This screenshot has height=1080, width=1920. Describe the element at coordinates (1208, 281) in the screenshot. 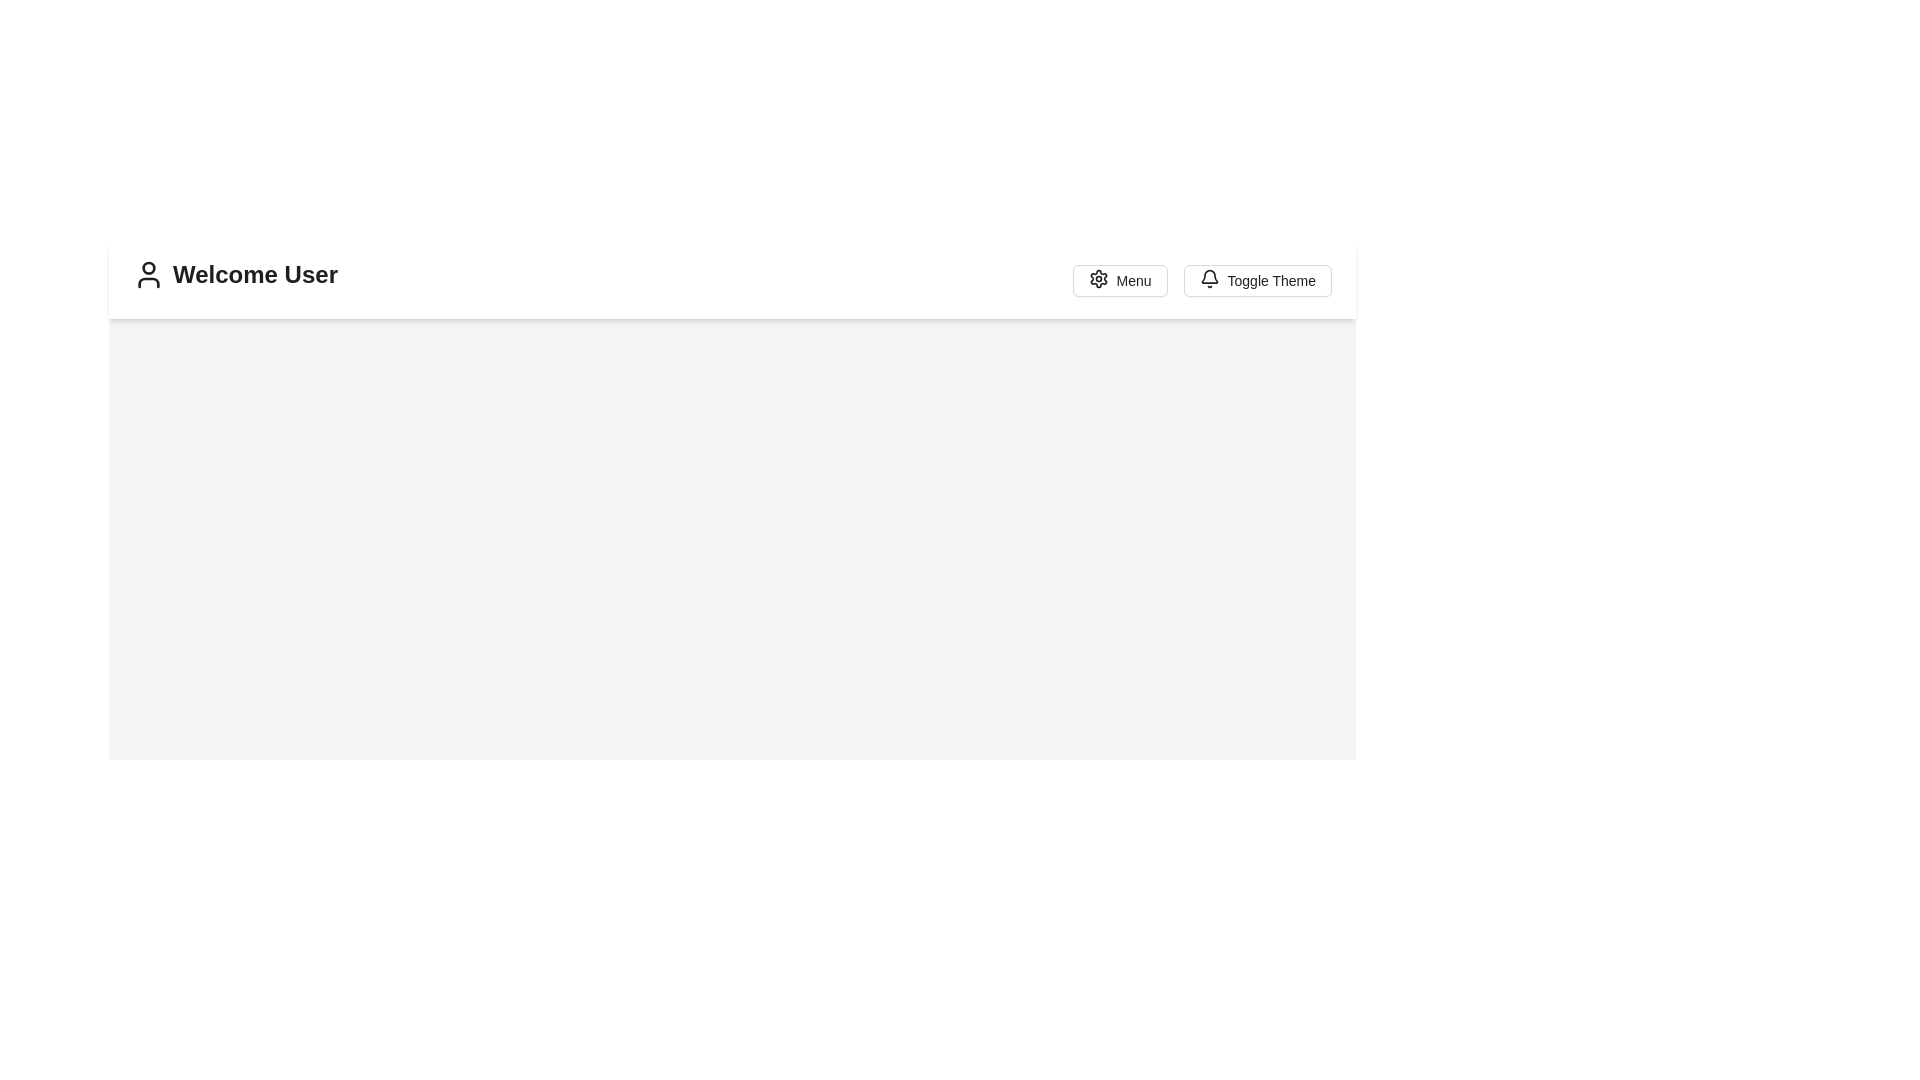

I see `the bell-shaped icon within the 'Toggle Theme' button, which is positioned to the left of the text label` at that location.